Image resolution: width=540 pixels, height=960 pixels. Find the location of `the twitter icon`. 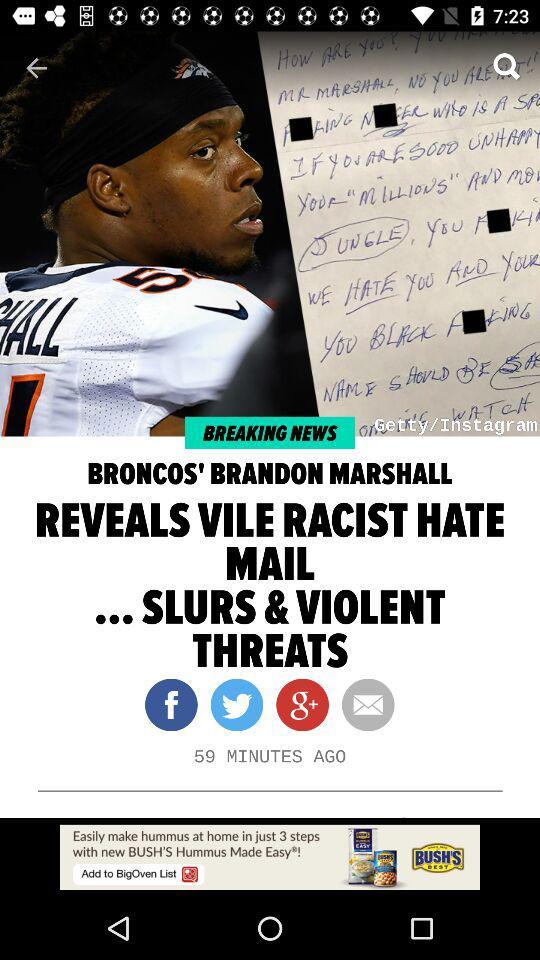

the twitter icon is located at coordinates (229, 705).